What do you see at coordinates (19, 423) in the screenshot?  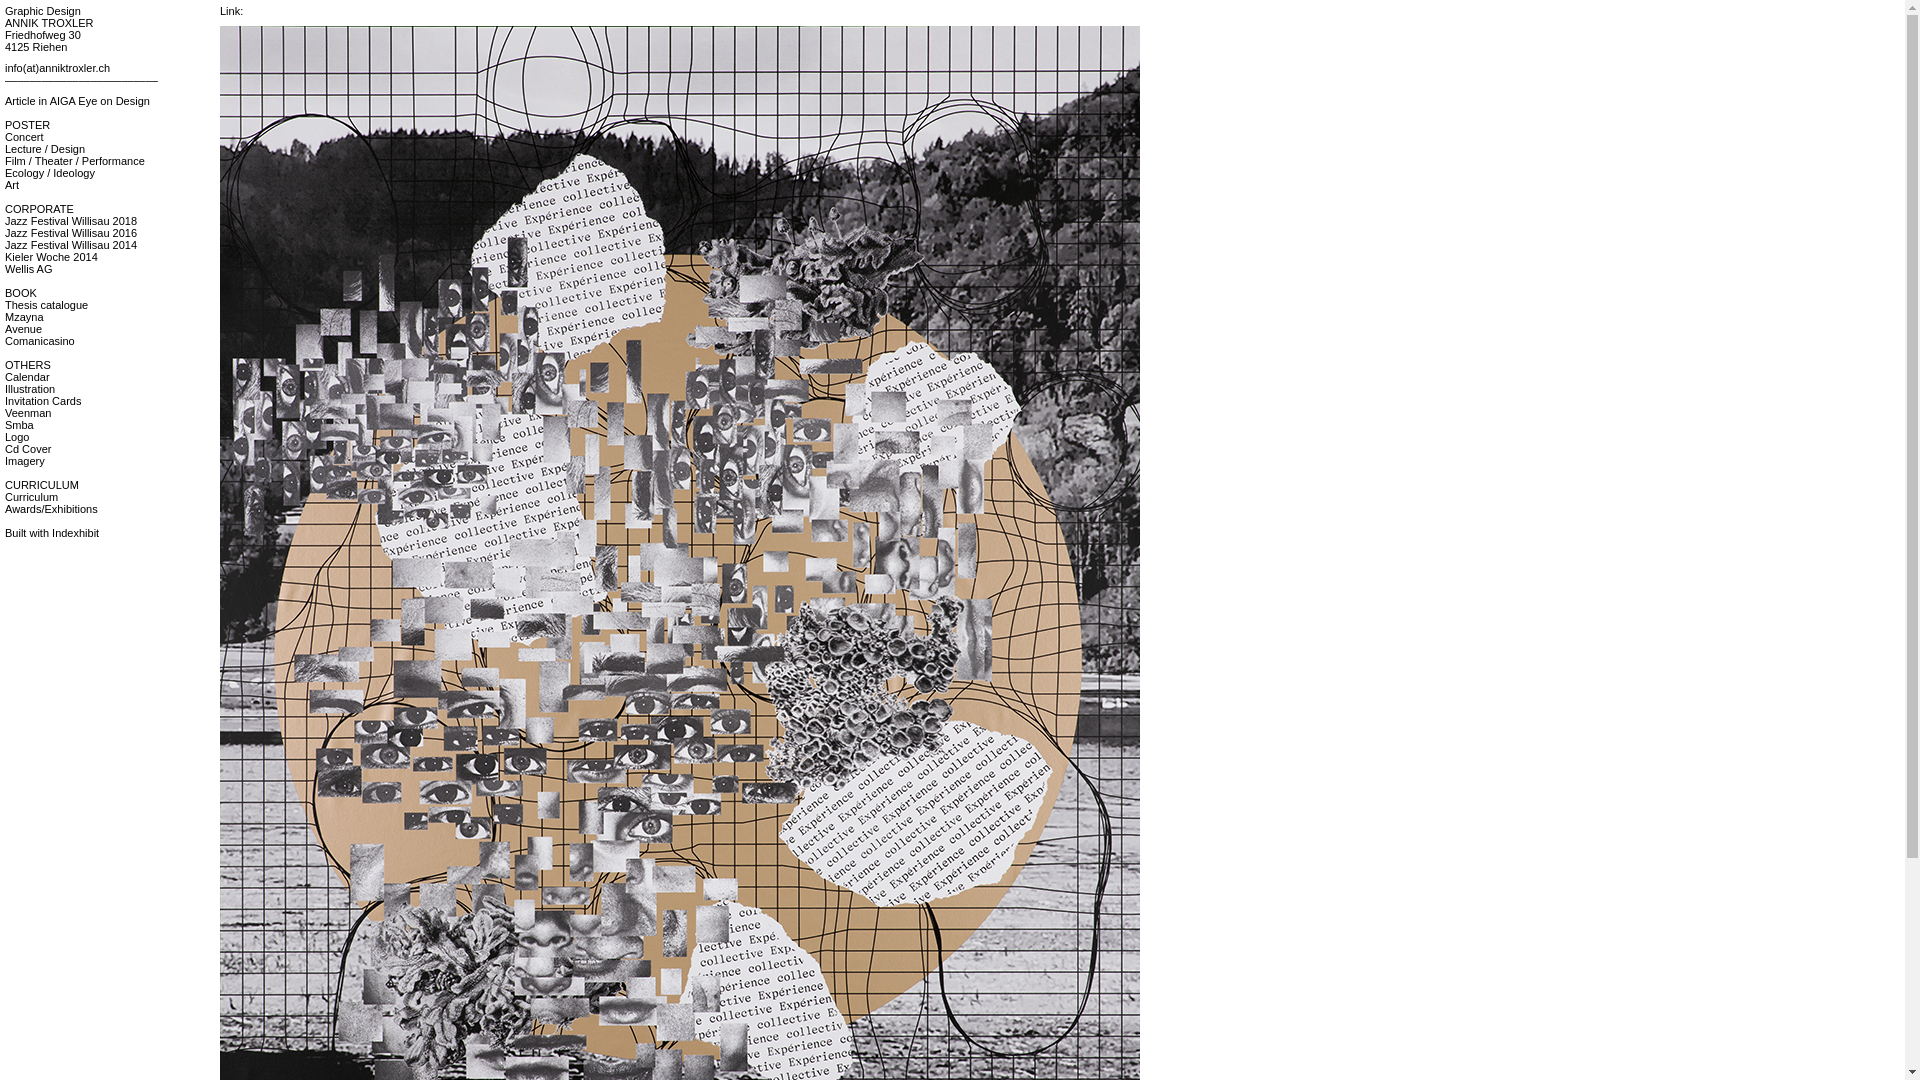 I see `'Smba'` at bounding box center [19, 423].